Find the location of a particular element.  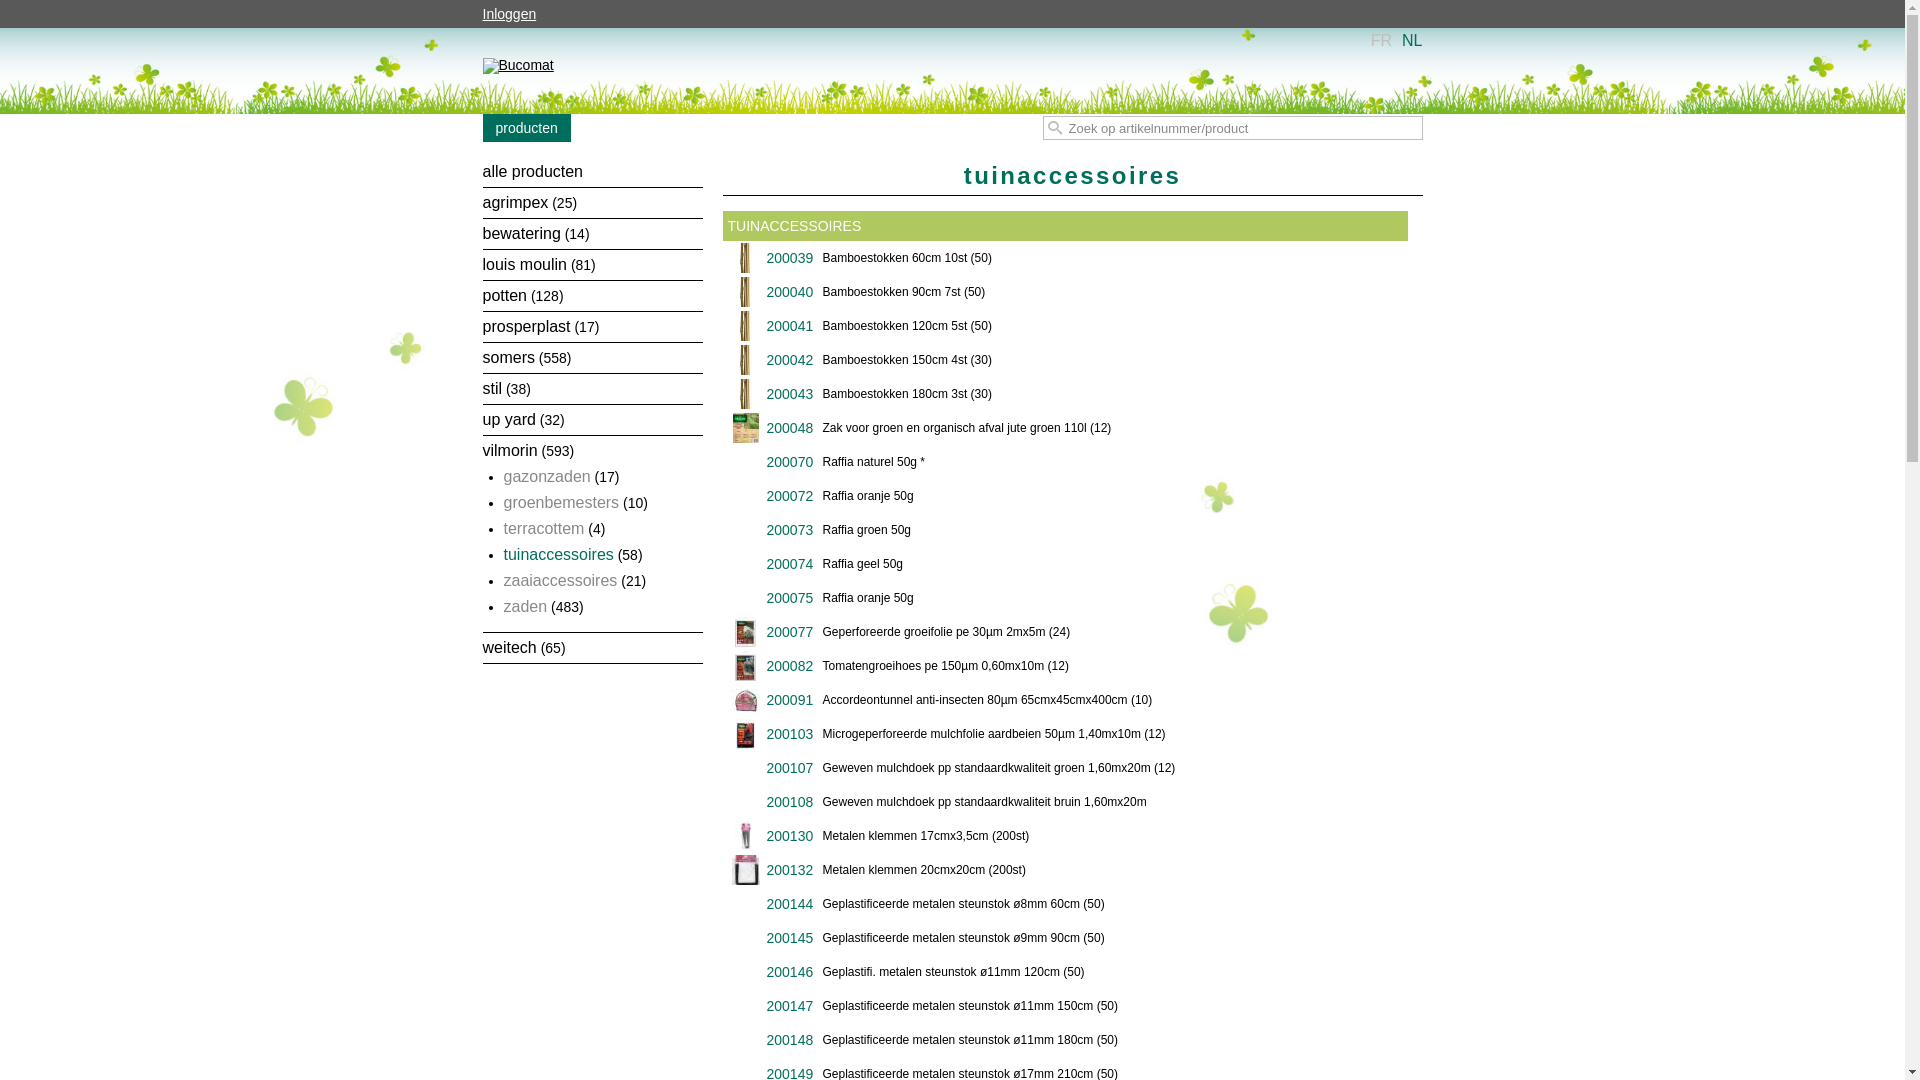

'terracottem' is located at coordinates (544, 527).